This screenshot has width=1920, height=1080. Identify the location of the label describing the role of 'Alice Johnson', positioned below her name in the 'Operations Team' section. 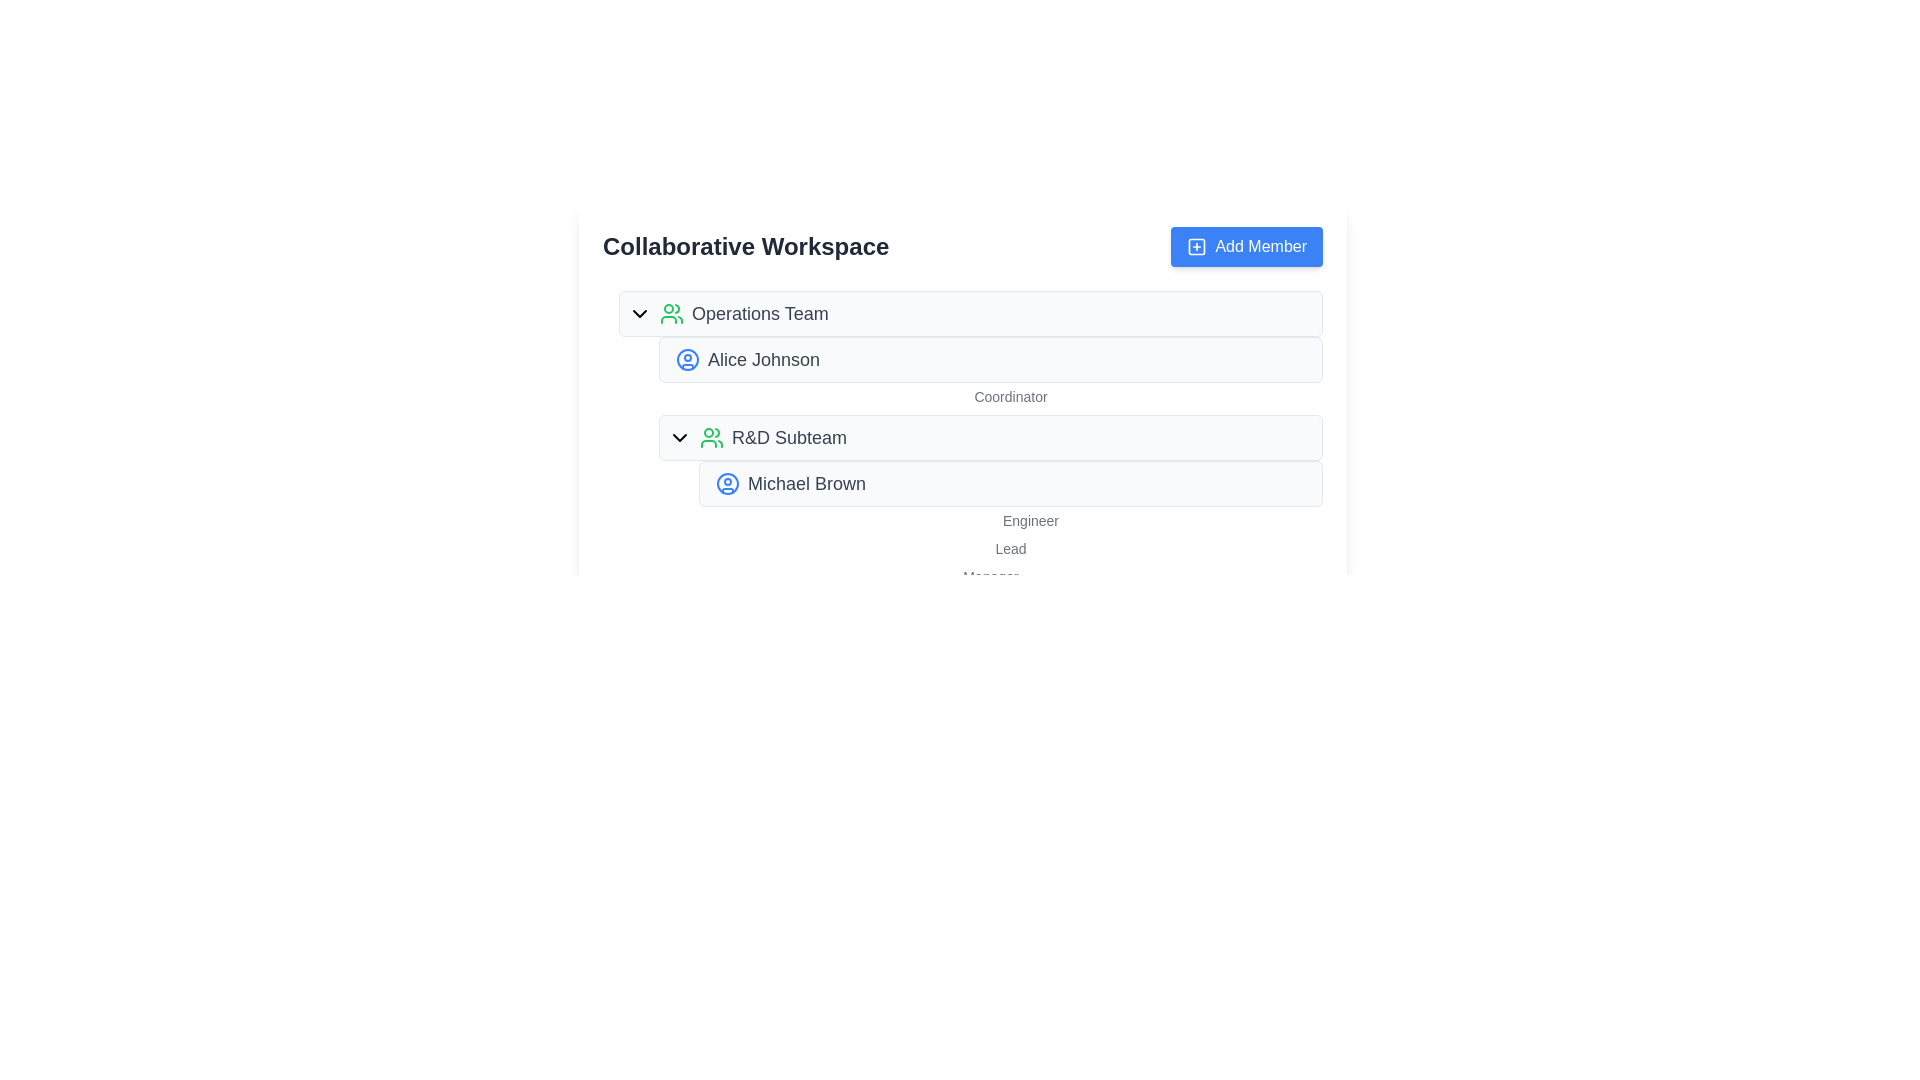
(1011, 397).